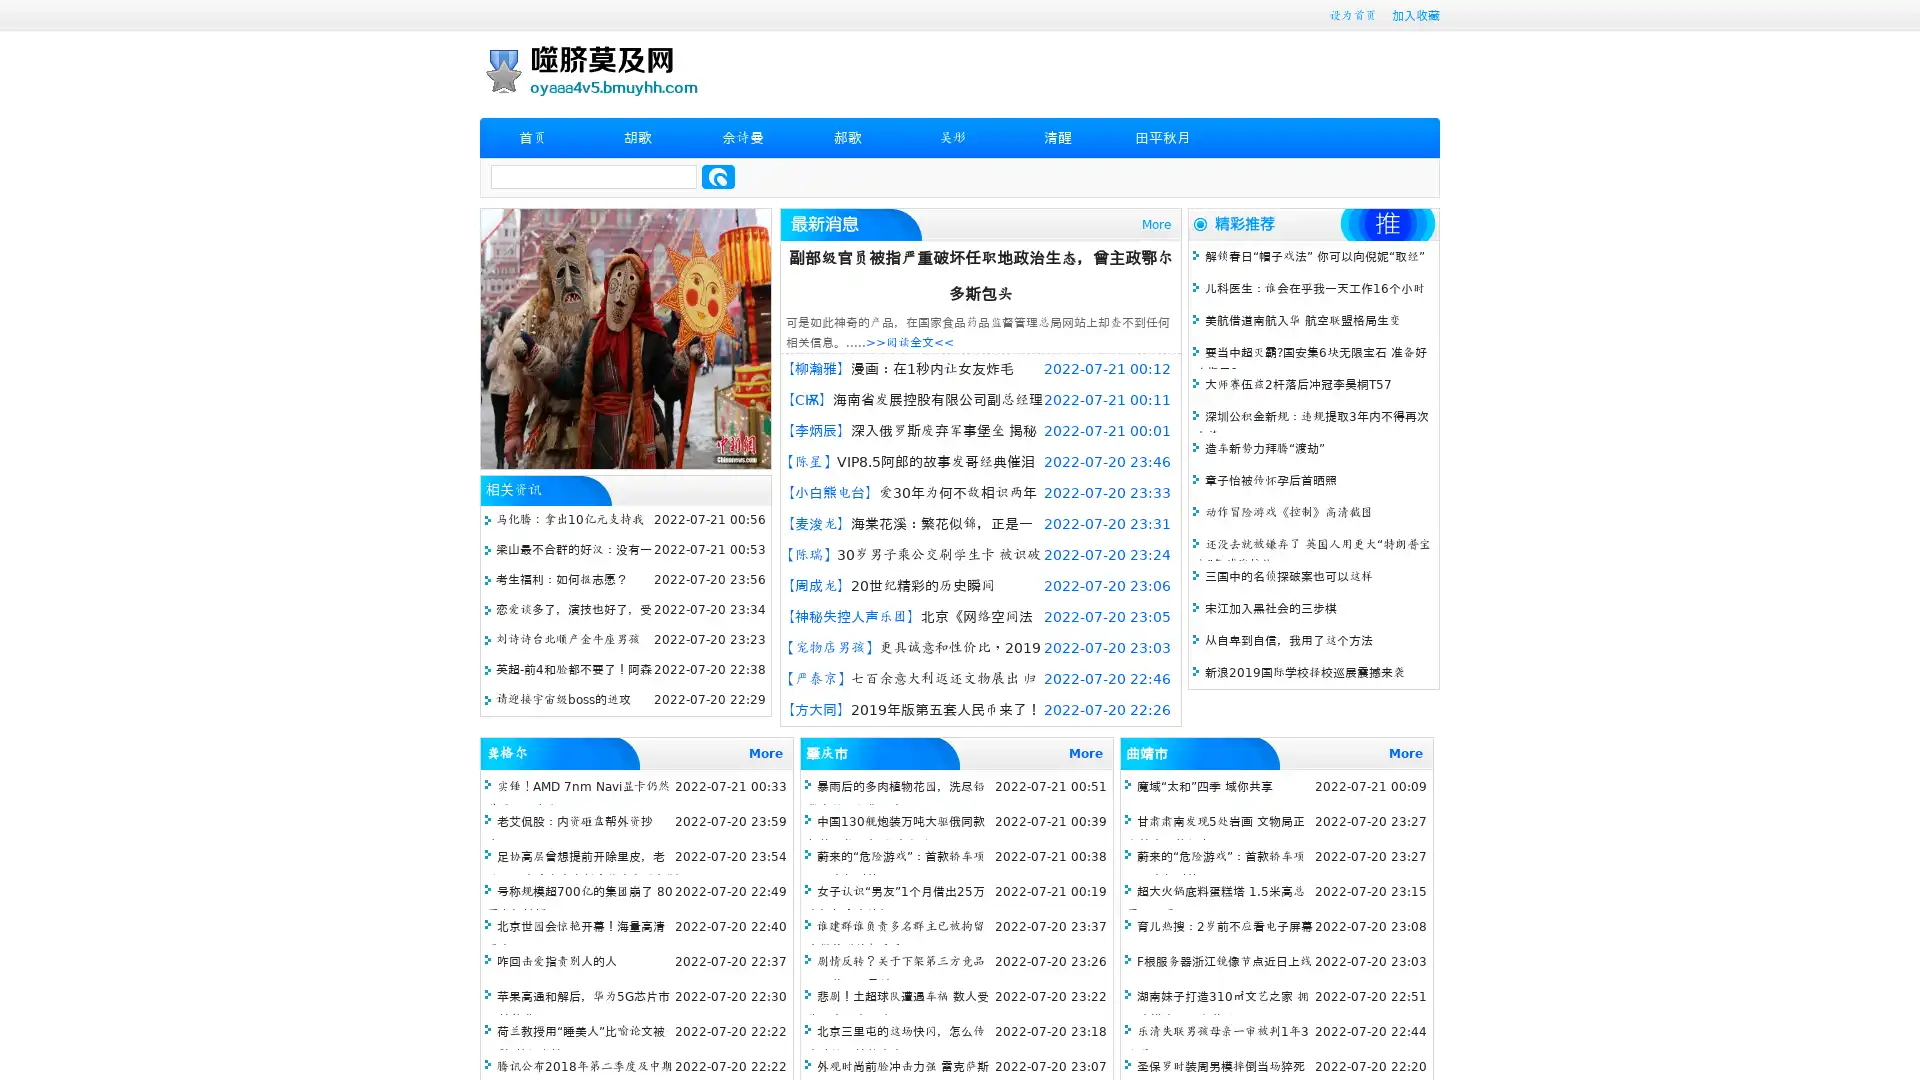 This screenshot has height=1080, width=1920. Describe the element at coordinates (718, 176) in the screenshot. I see `Search` at that location.